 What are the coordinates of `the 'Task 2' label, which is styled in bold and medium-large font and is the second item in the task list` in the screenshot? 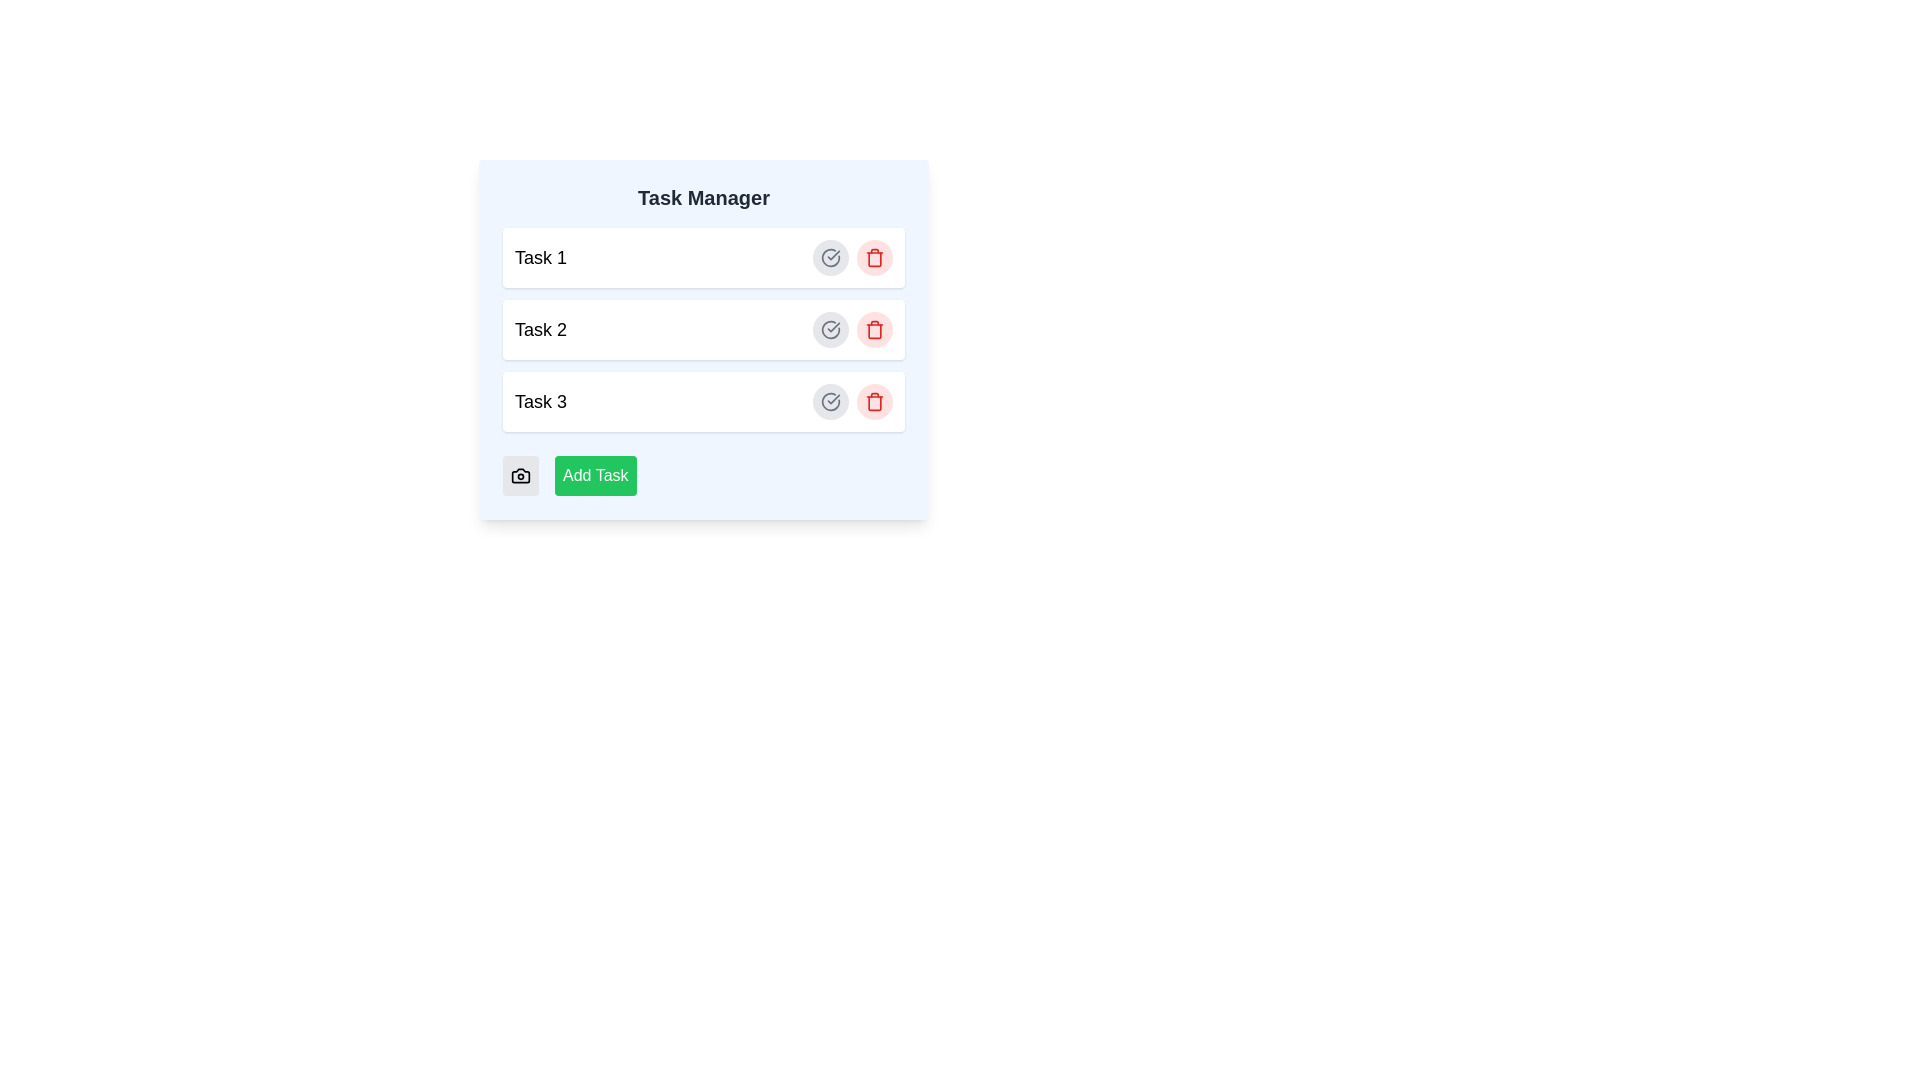 It's located at (541, 329).